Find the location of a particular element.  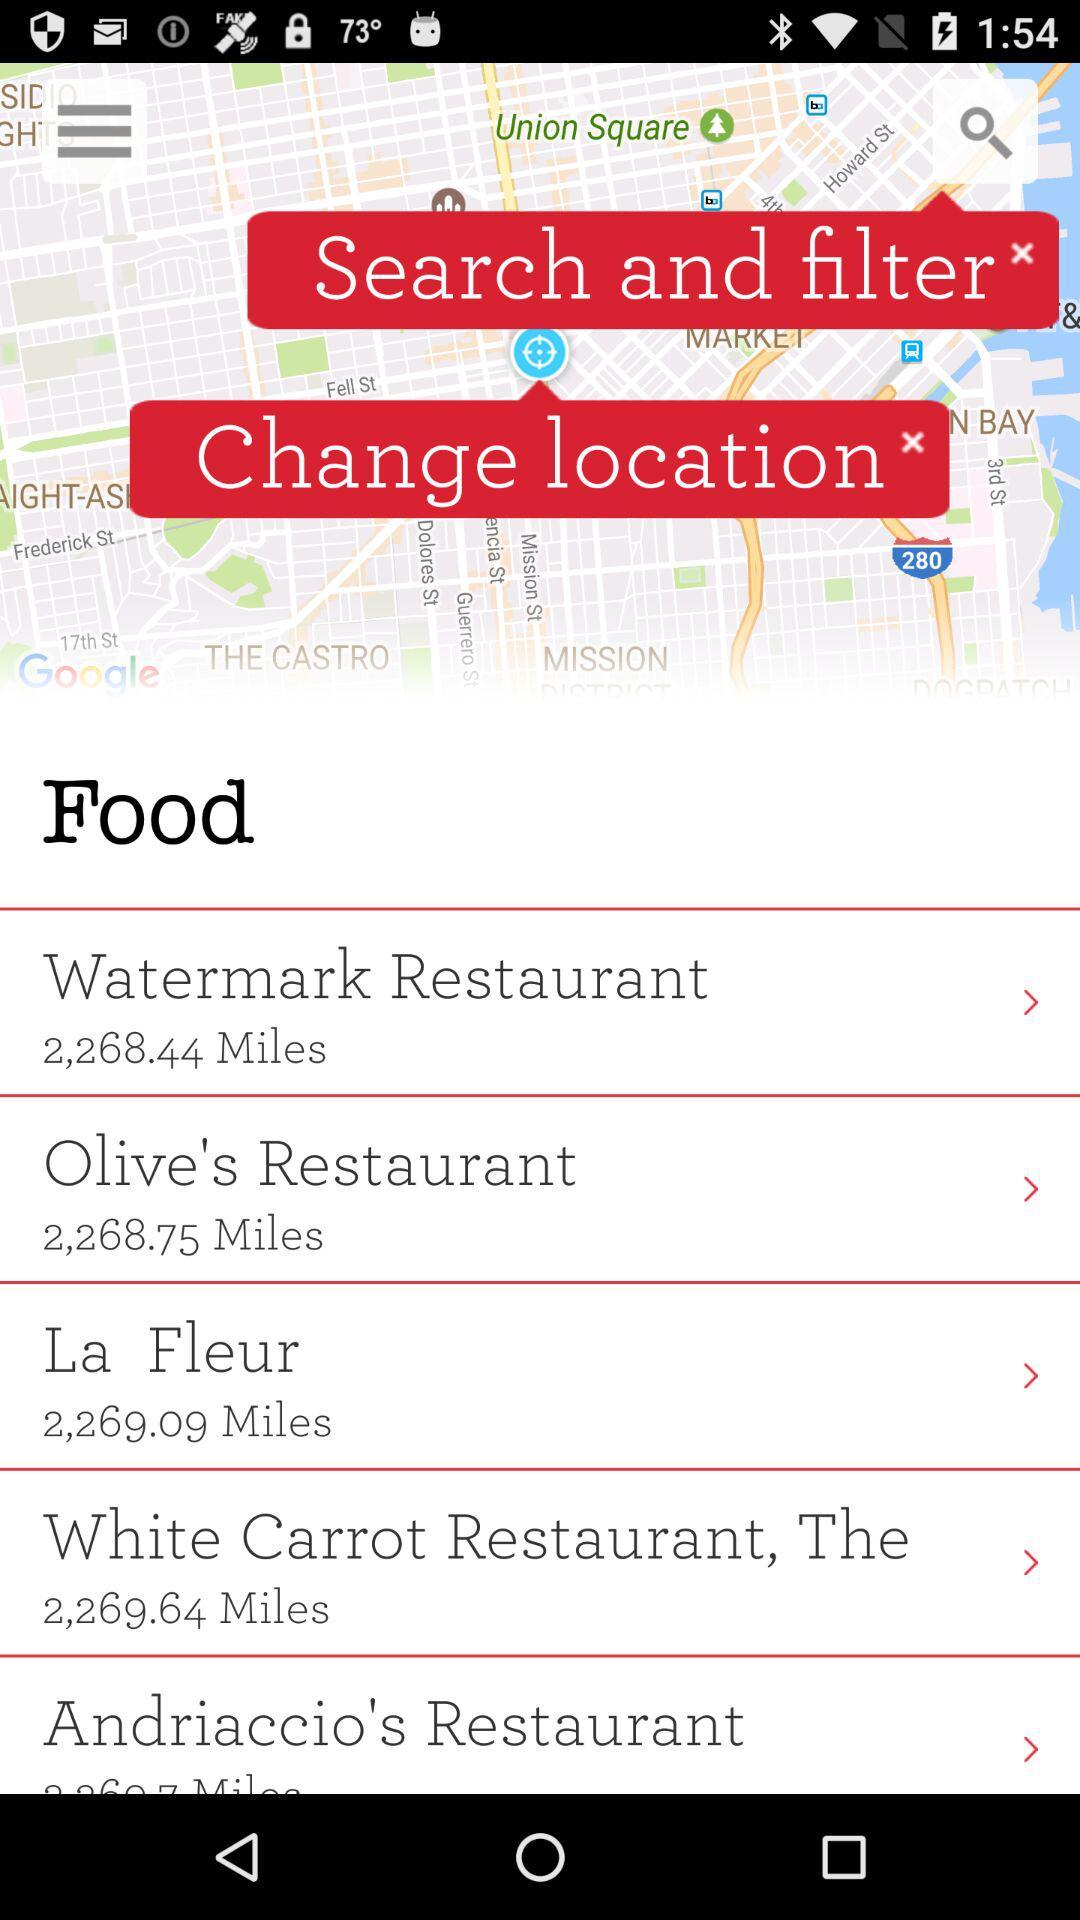

exit option is located at coordinates (912, 440).